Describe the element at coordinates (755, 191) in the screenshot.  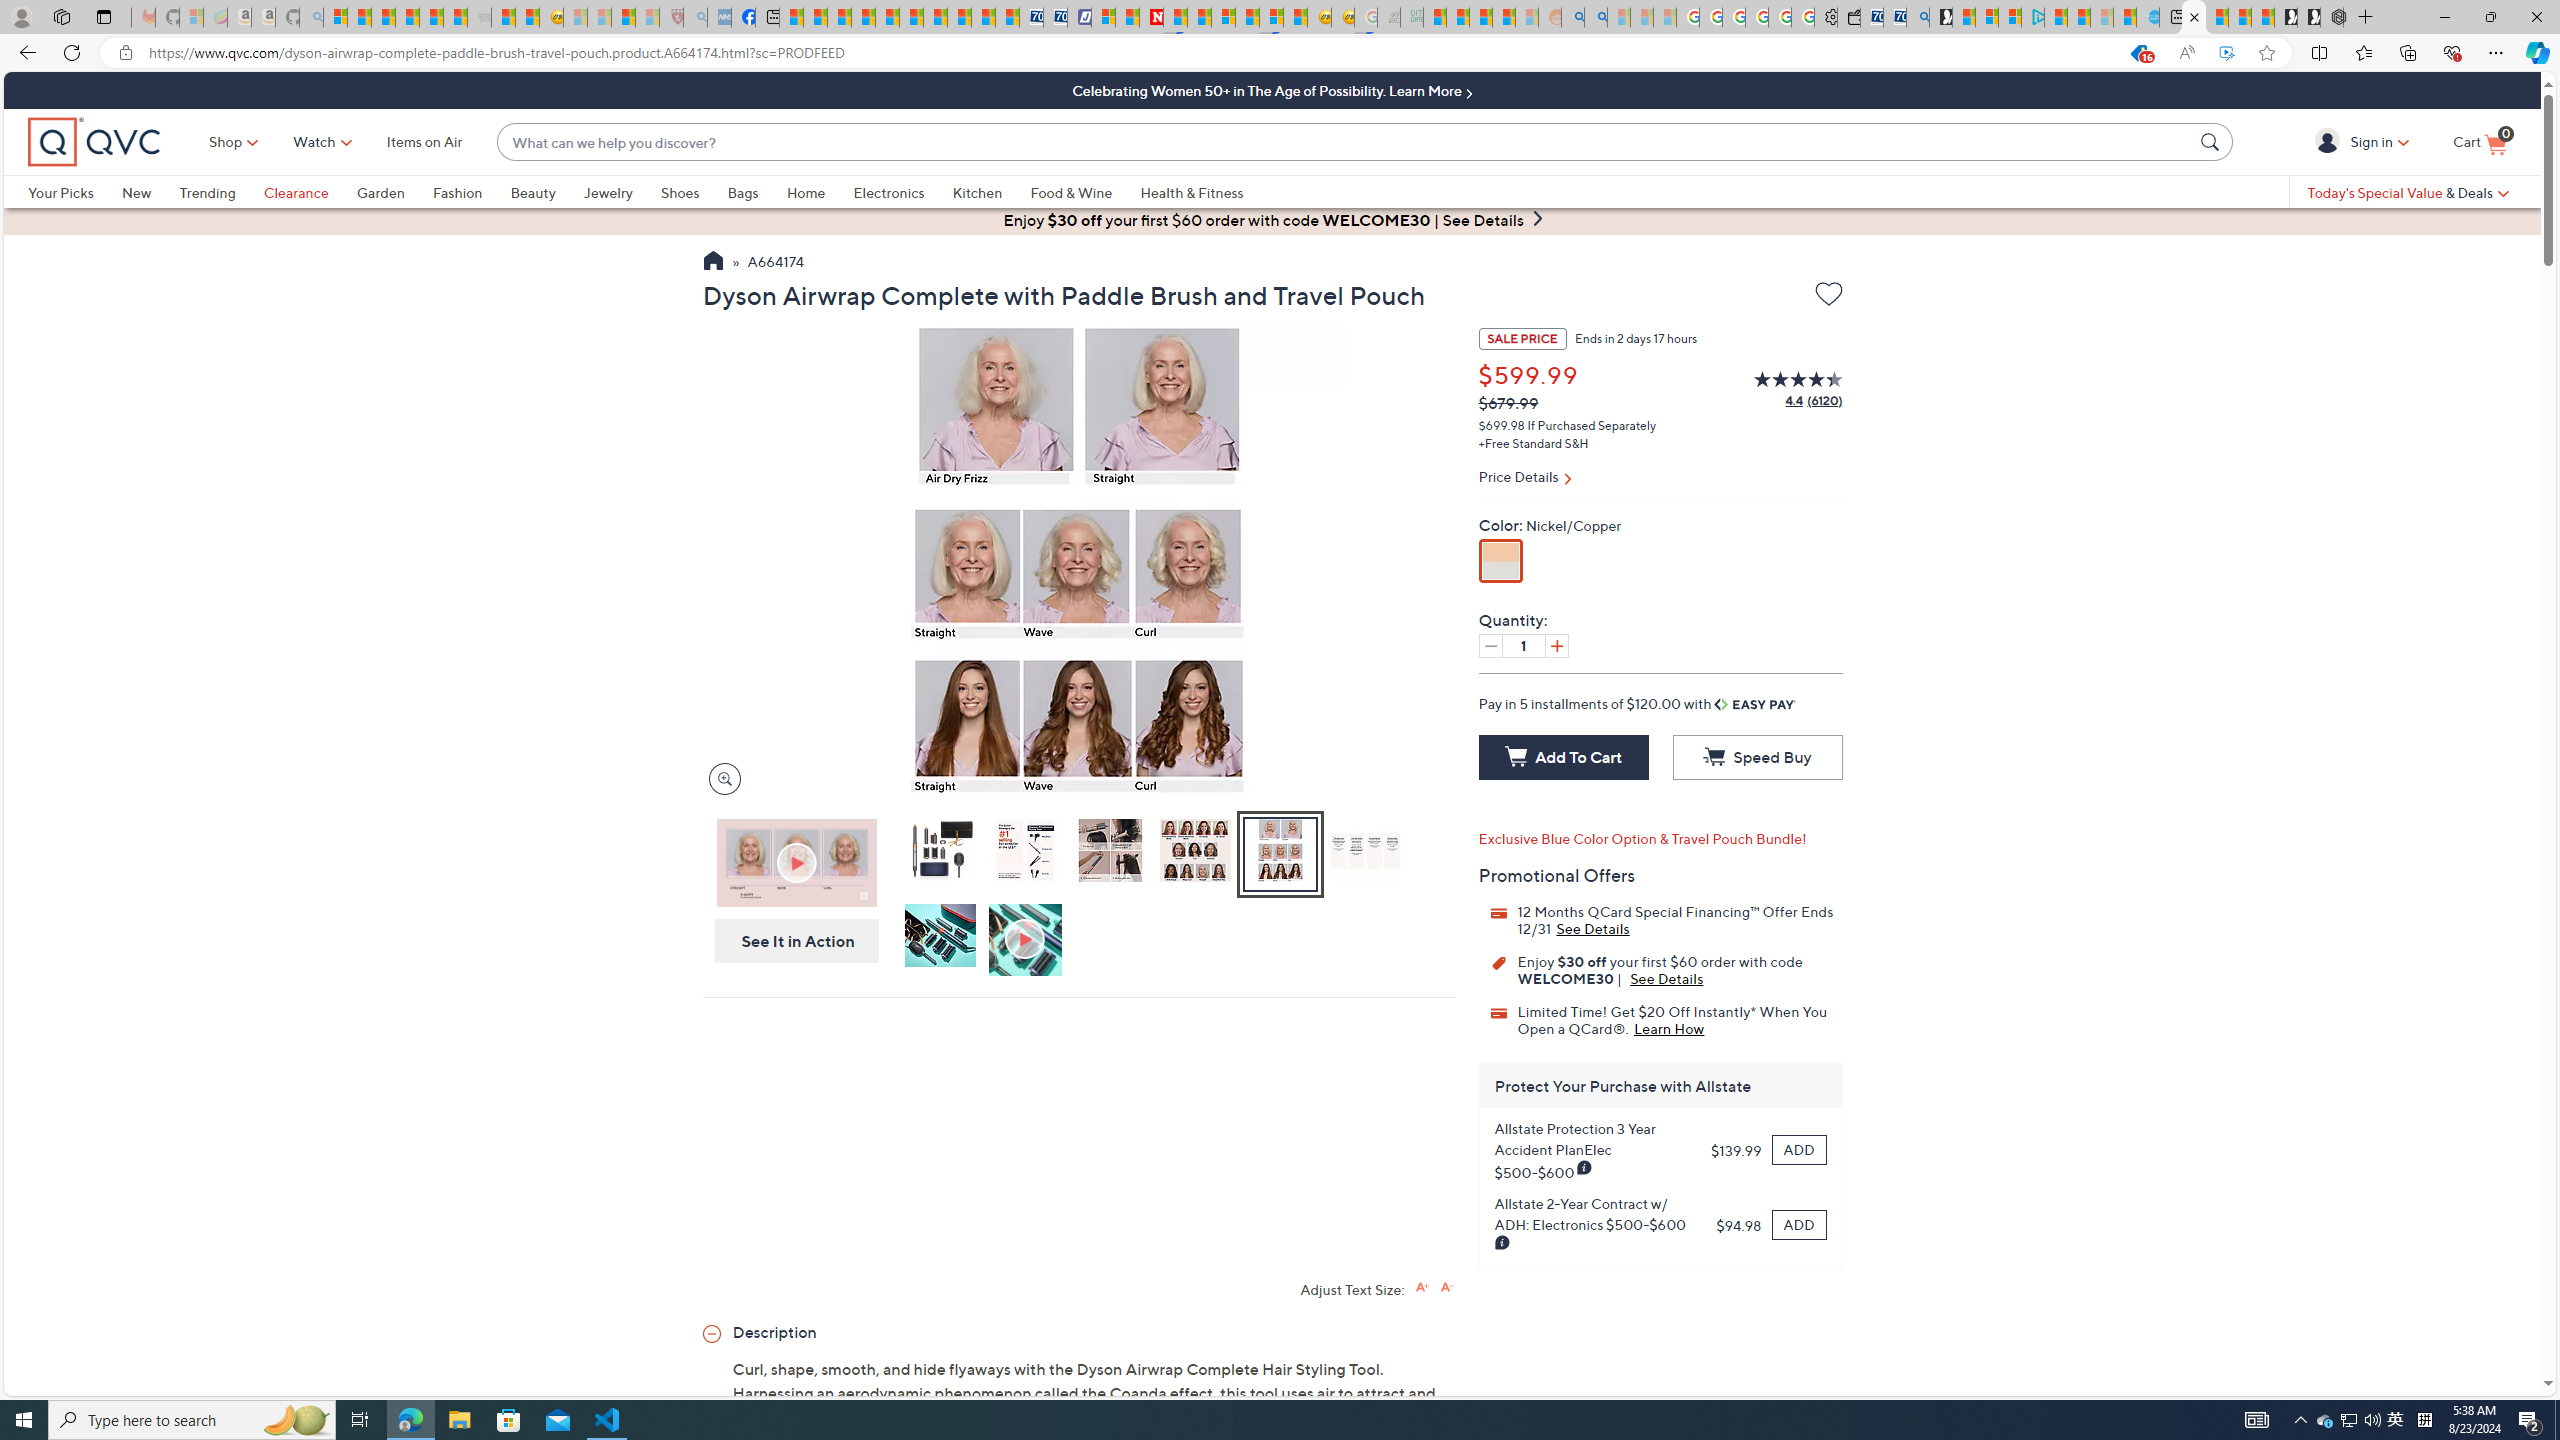
I see `'Bags'` at that location.